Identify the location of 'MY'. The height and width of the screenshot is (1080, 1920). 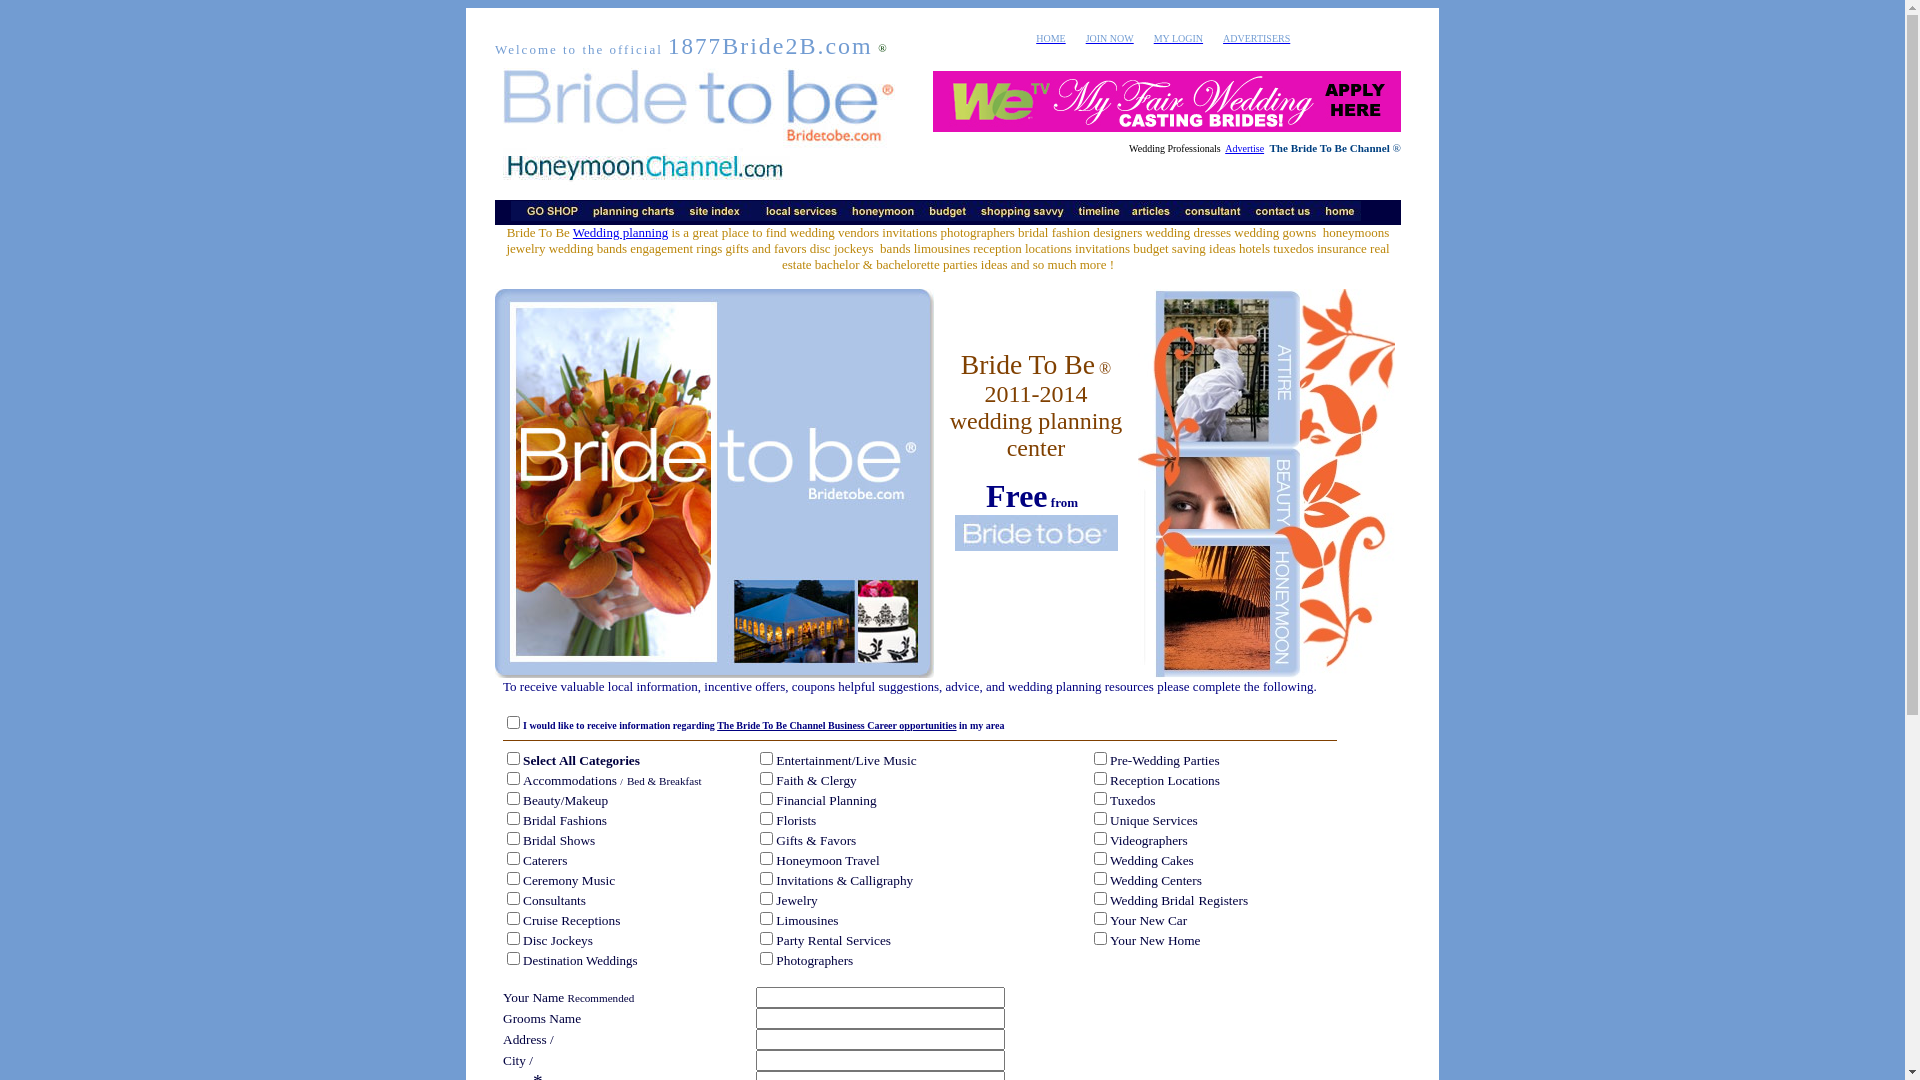
(1153, 36).